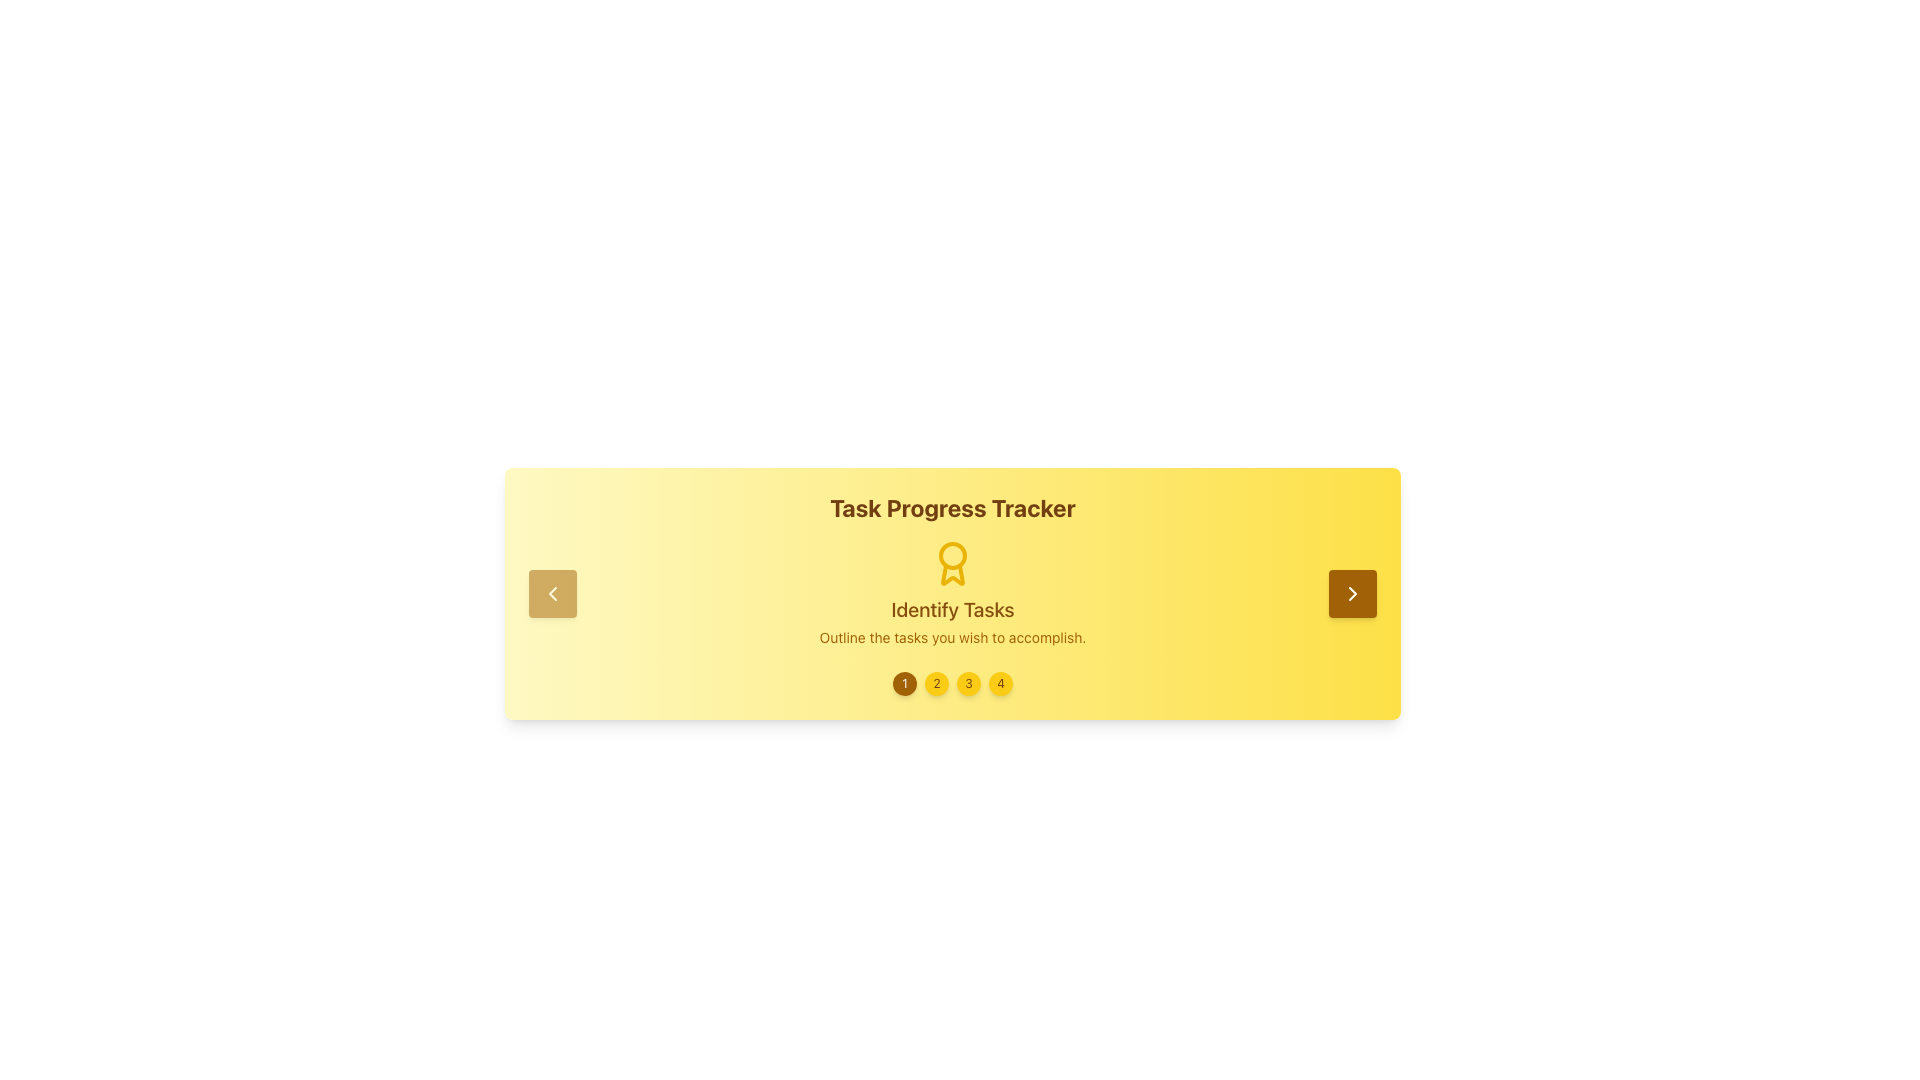  What do you see at coordinates (904, 682) in the screenshot?
I see `the first navigation button located centrally at the bottom of the content area` at bounding box center [904, 682].